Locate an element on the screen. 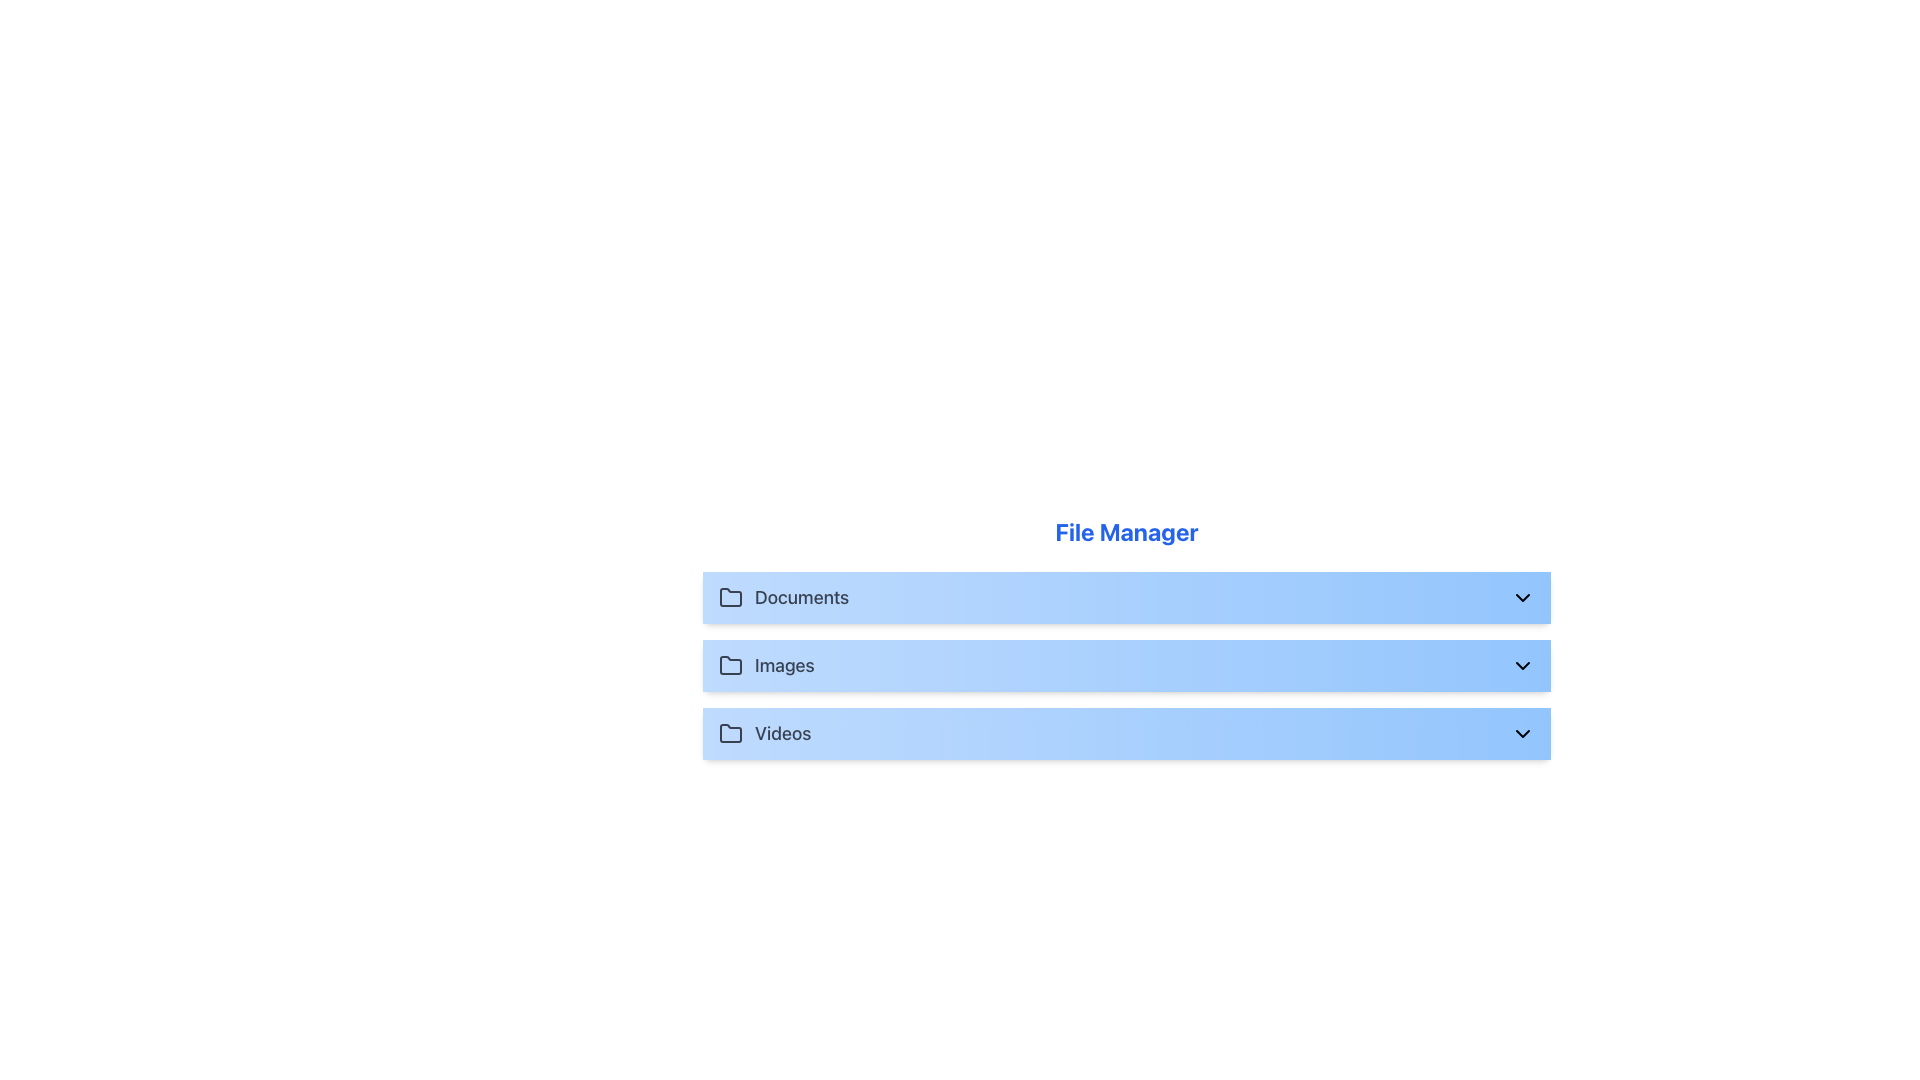 Image resolution: width=1920 pixels, height=1080 pixels. the 'Images' folder category expander in the file manager is located at coordinates (1127, 666).